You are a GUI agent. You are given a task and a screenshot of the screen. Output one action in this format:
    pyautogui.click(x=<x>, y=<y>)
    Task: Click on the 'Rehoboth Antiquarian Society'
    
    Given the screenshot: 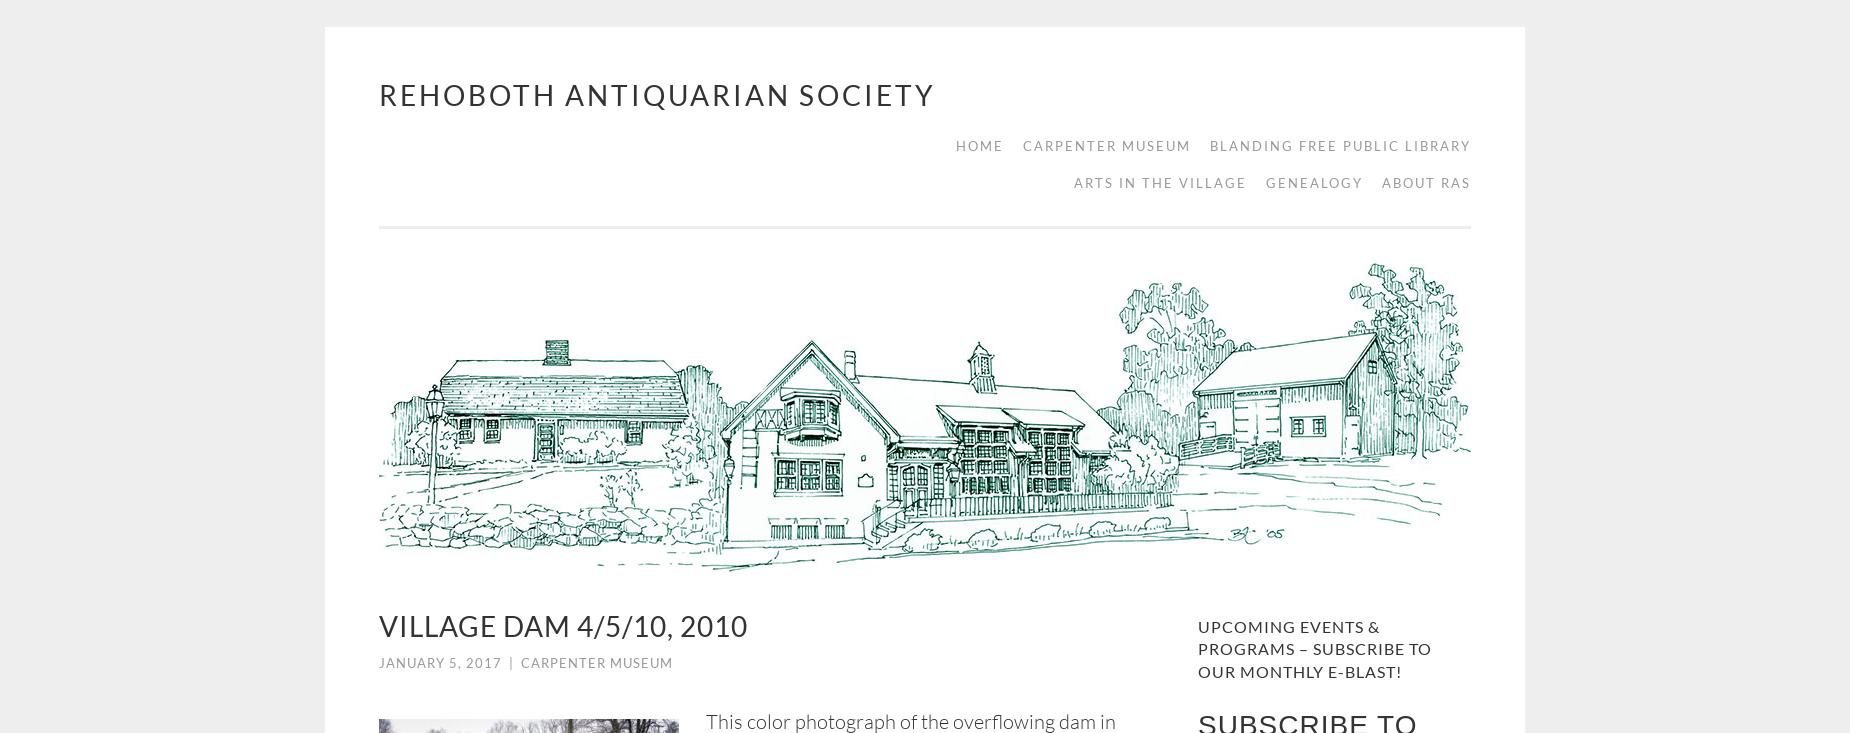 What is the action you would take?
    pyautogui.click(x=657, y=94)
    